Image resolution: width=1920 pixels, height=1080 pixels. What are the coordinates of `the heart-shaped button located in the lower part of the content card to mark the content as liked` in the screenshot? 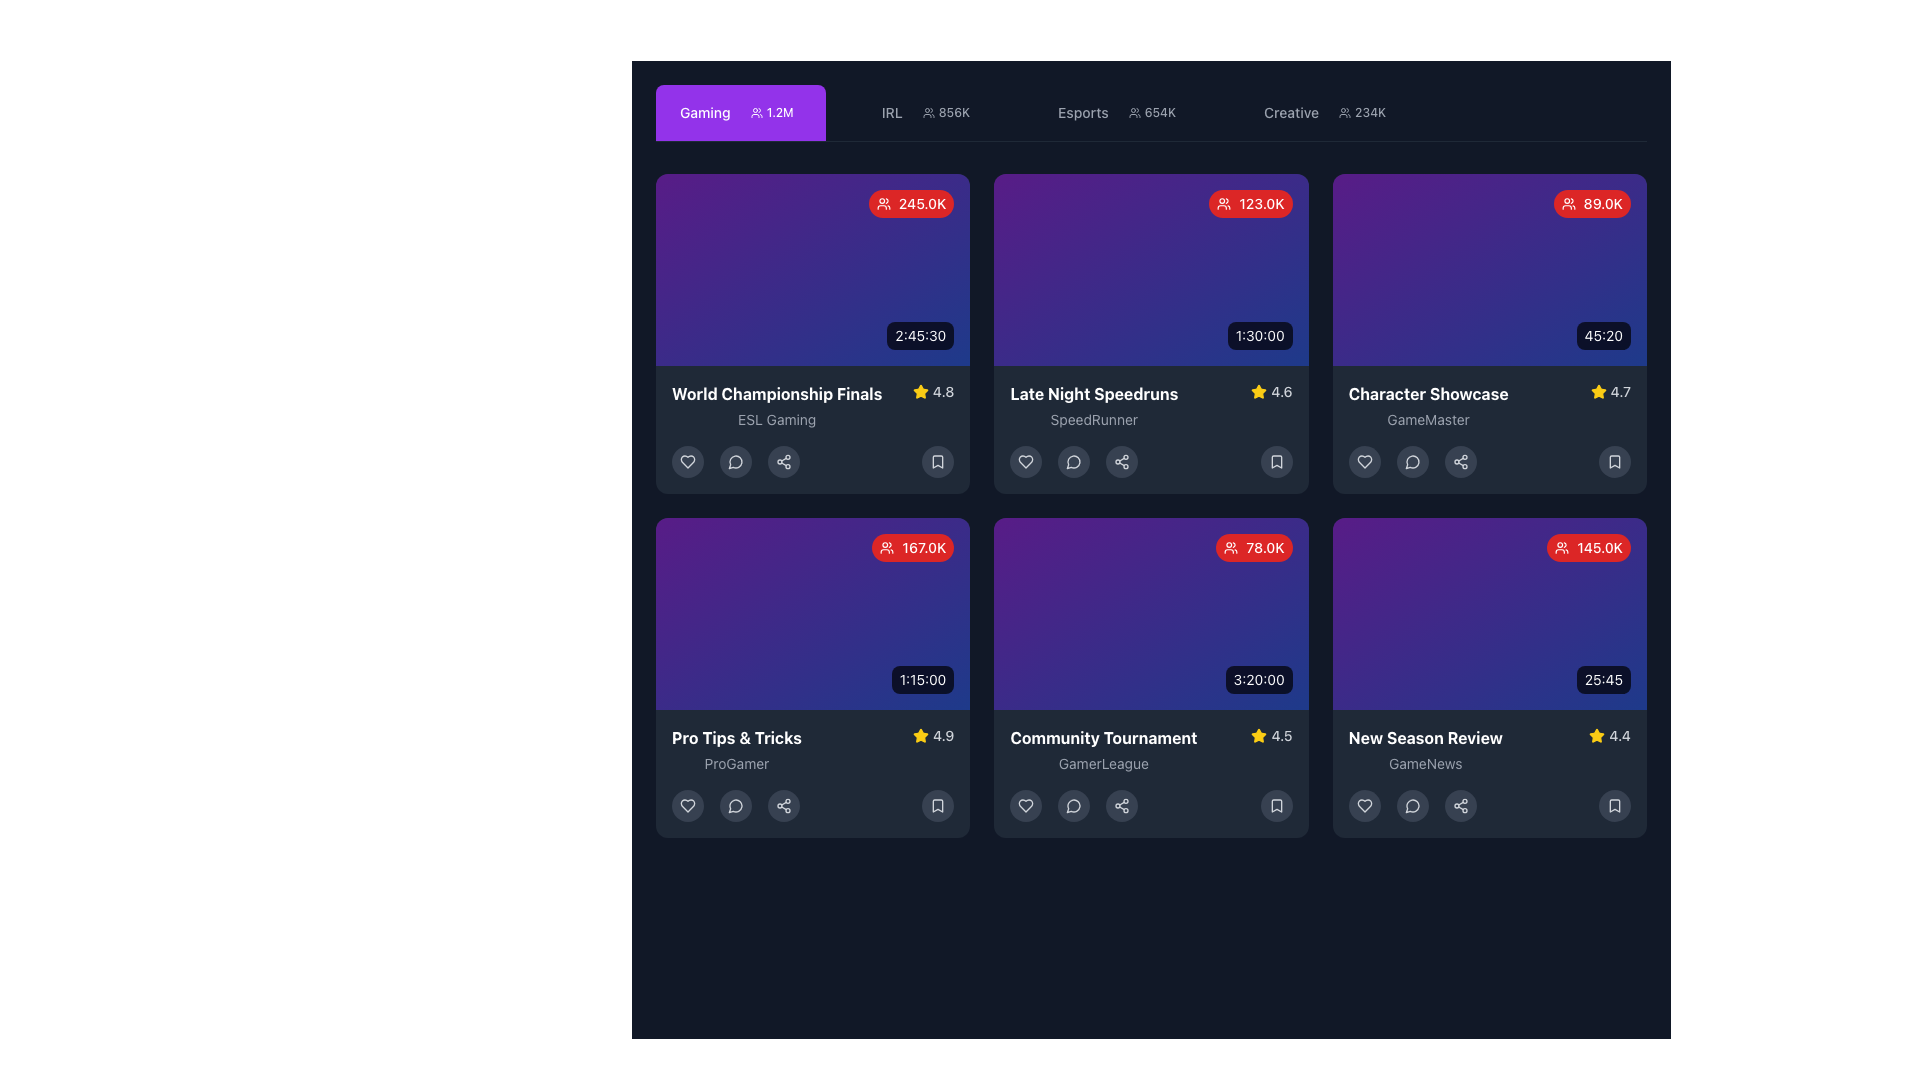 It's located at (1363, 462).